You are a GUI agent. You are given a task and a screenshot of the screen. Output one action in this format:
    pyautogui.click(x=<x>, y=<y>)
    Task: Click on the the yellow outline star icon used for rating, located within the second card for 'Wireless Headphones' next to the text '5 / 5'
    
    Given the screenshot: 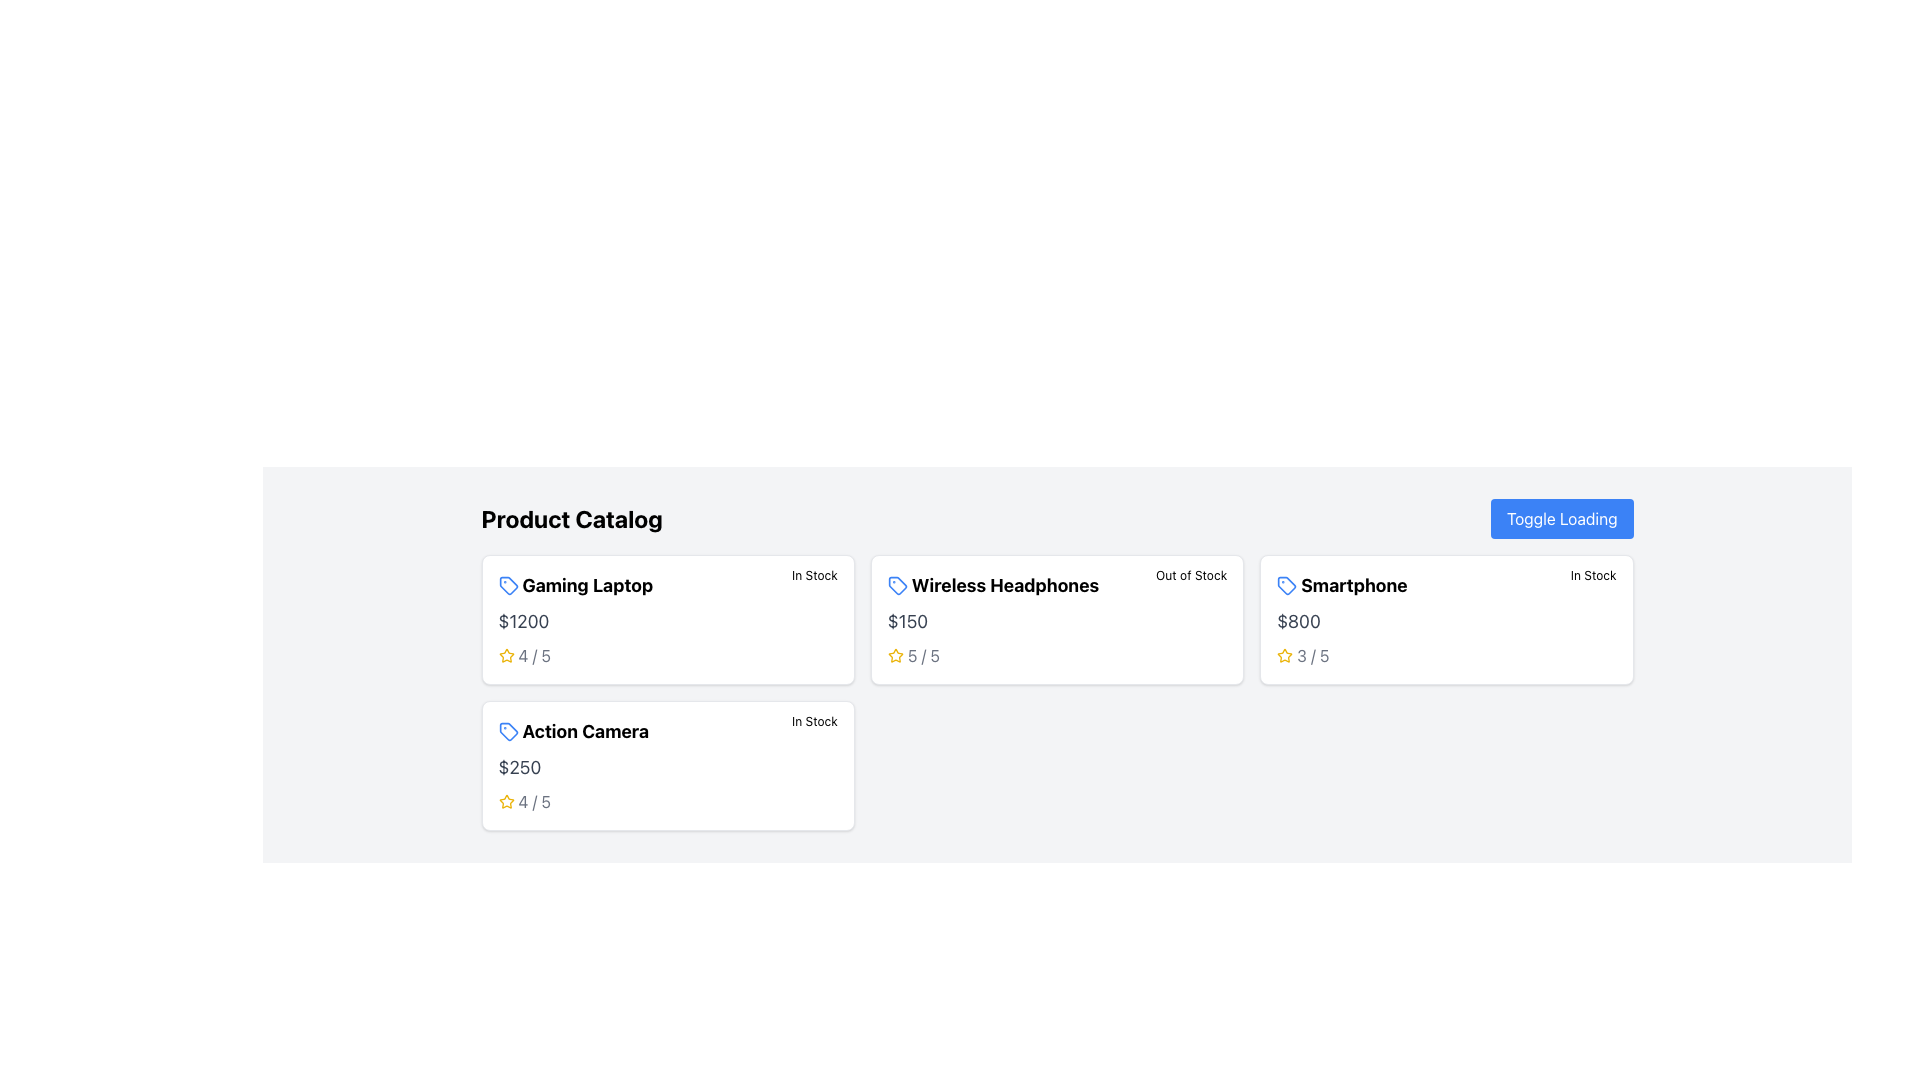 What is the action you would take?
    pyautogui.click(x=894, y=655)
    